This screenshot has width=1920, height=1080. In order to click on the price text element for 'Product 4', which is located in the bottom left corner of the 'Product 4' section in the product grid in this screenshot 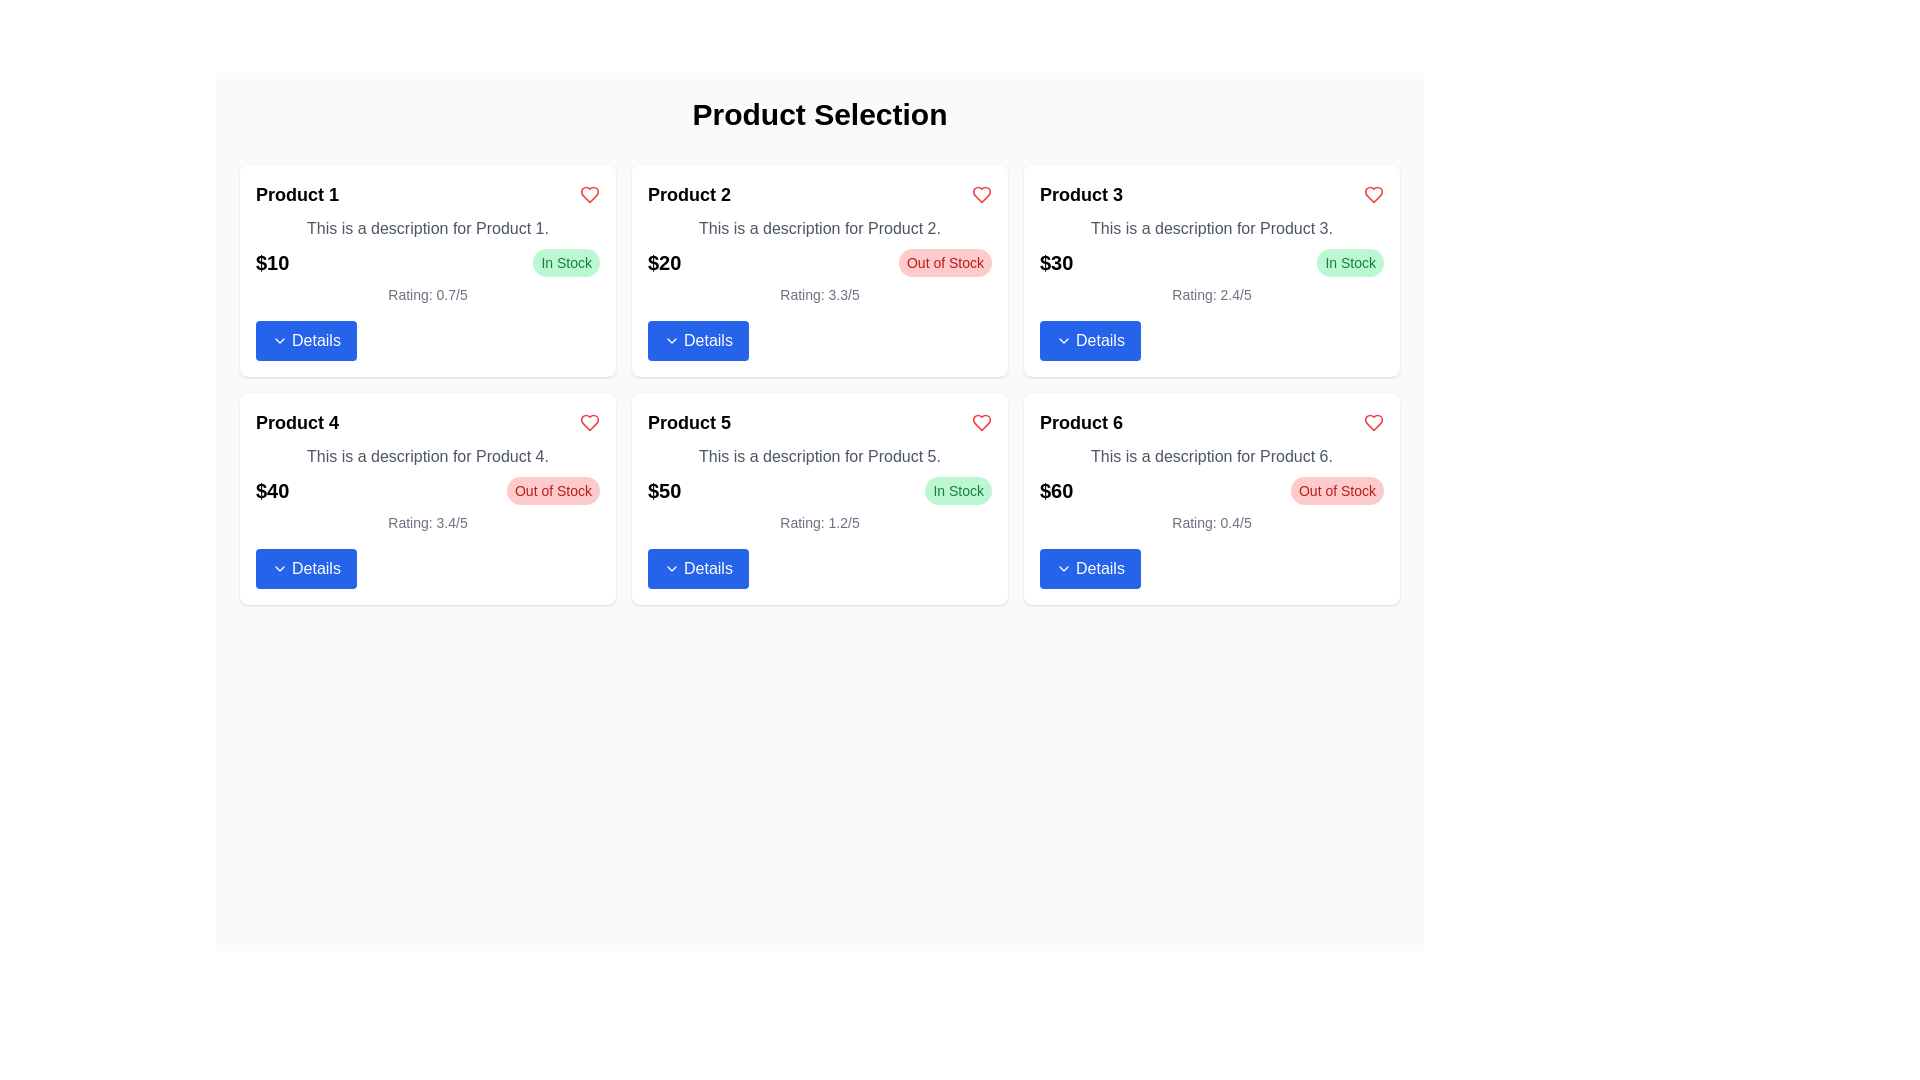, I will do `click(271, 490)`.